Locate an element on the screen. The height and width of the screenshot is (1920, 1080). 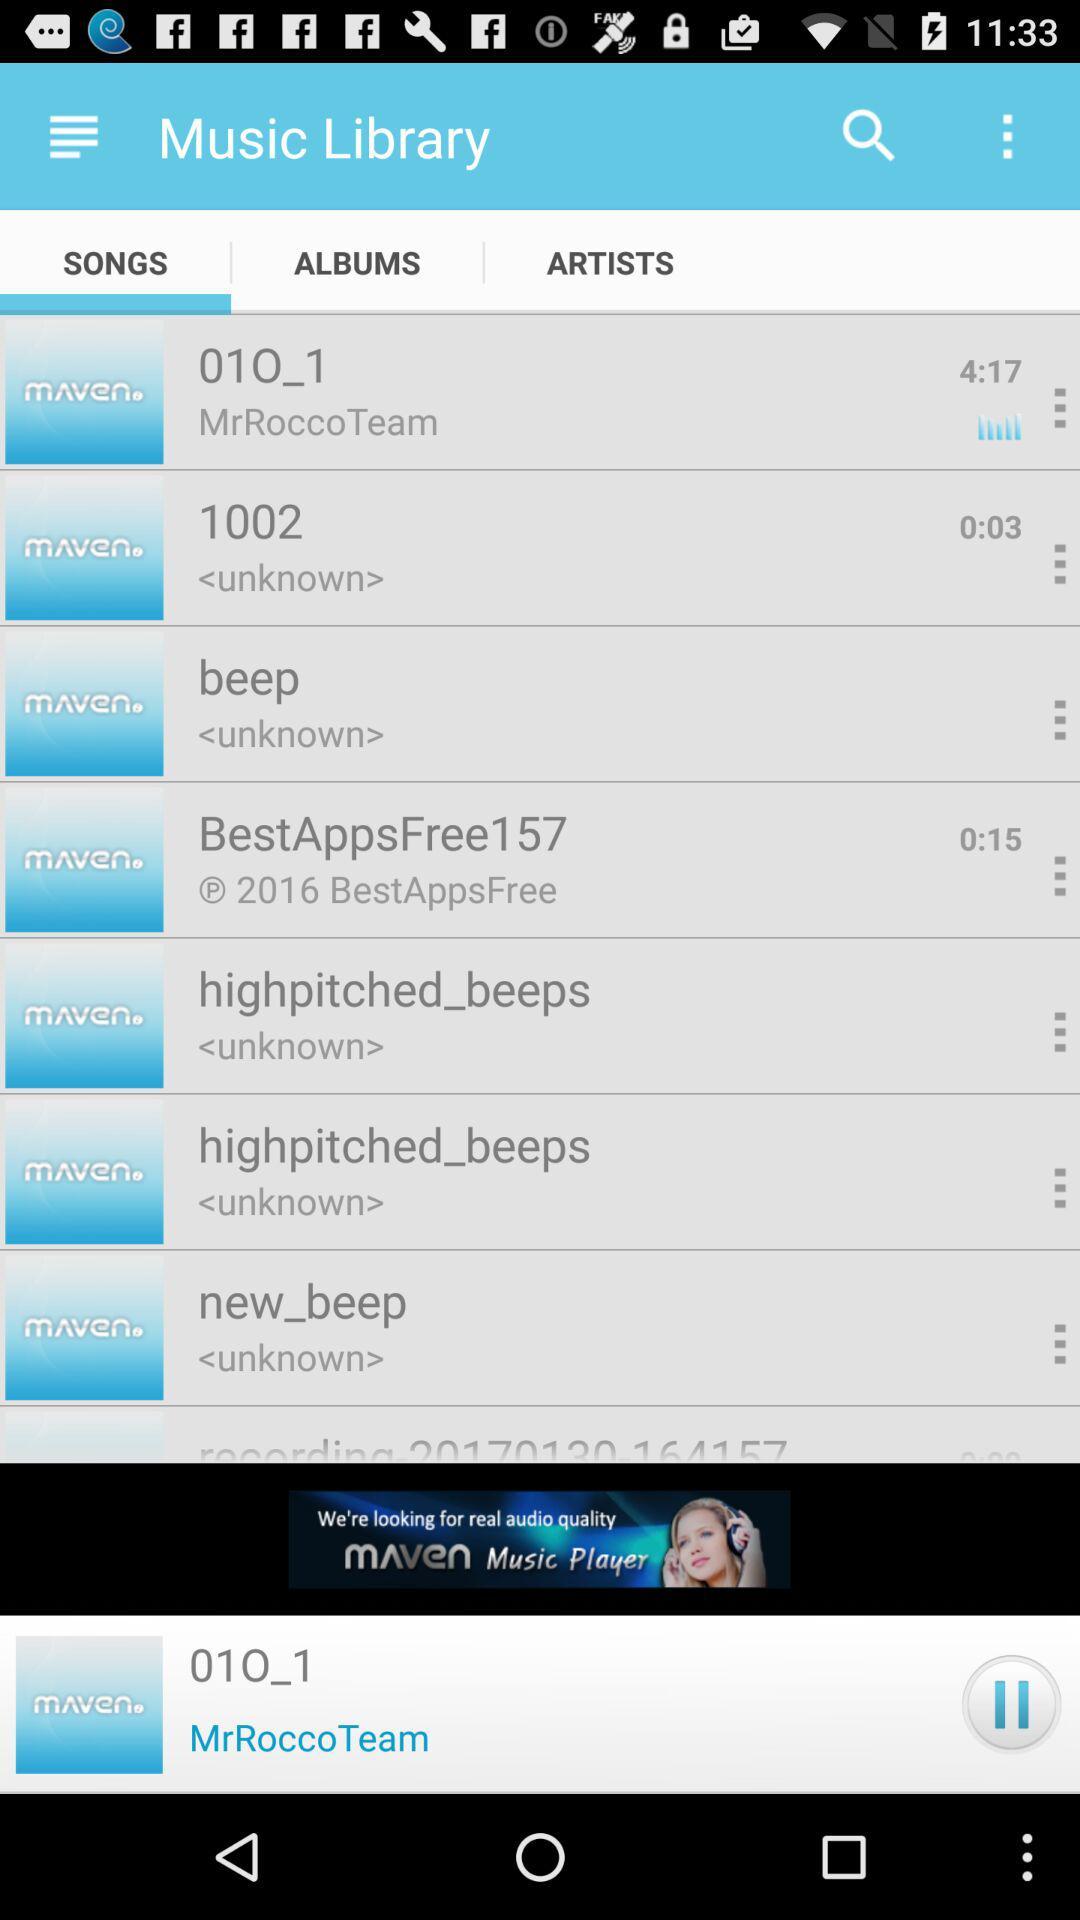
the more icon is located at coordinates (1027, 1105).